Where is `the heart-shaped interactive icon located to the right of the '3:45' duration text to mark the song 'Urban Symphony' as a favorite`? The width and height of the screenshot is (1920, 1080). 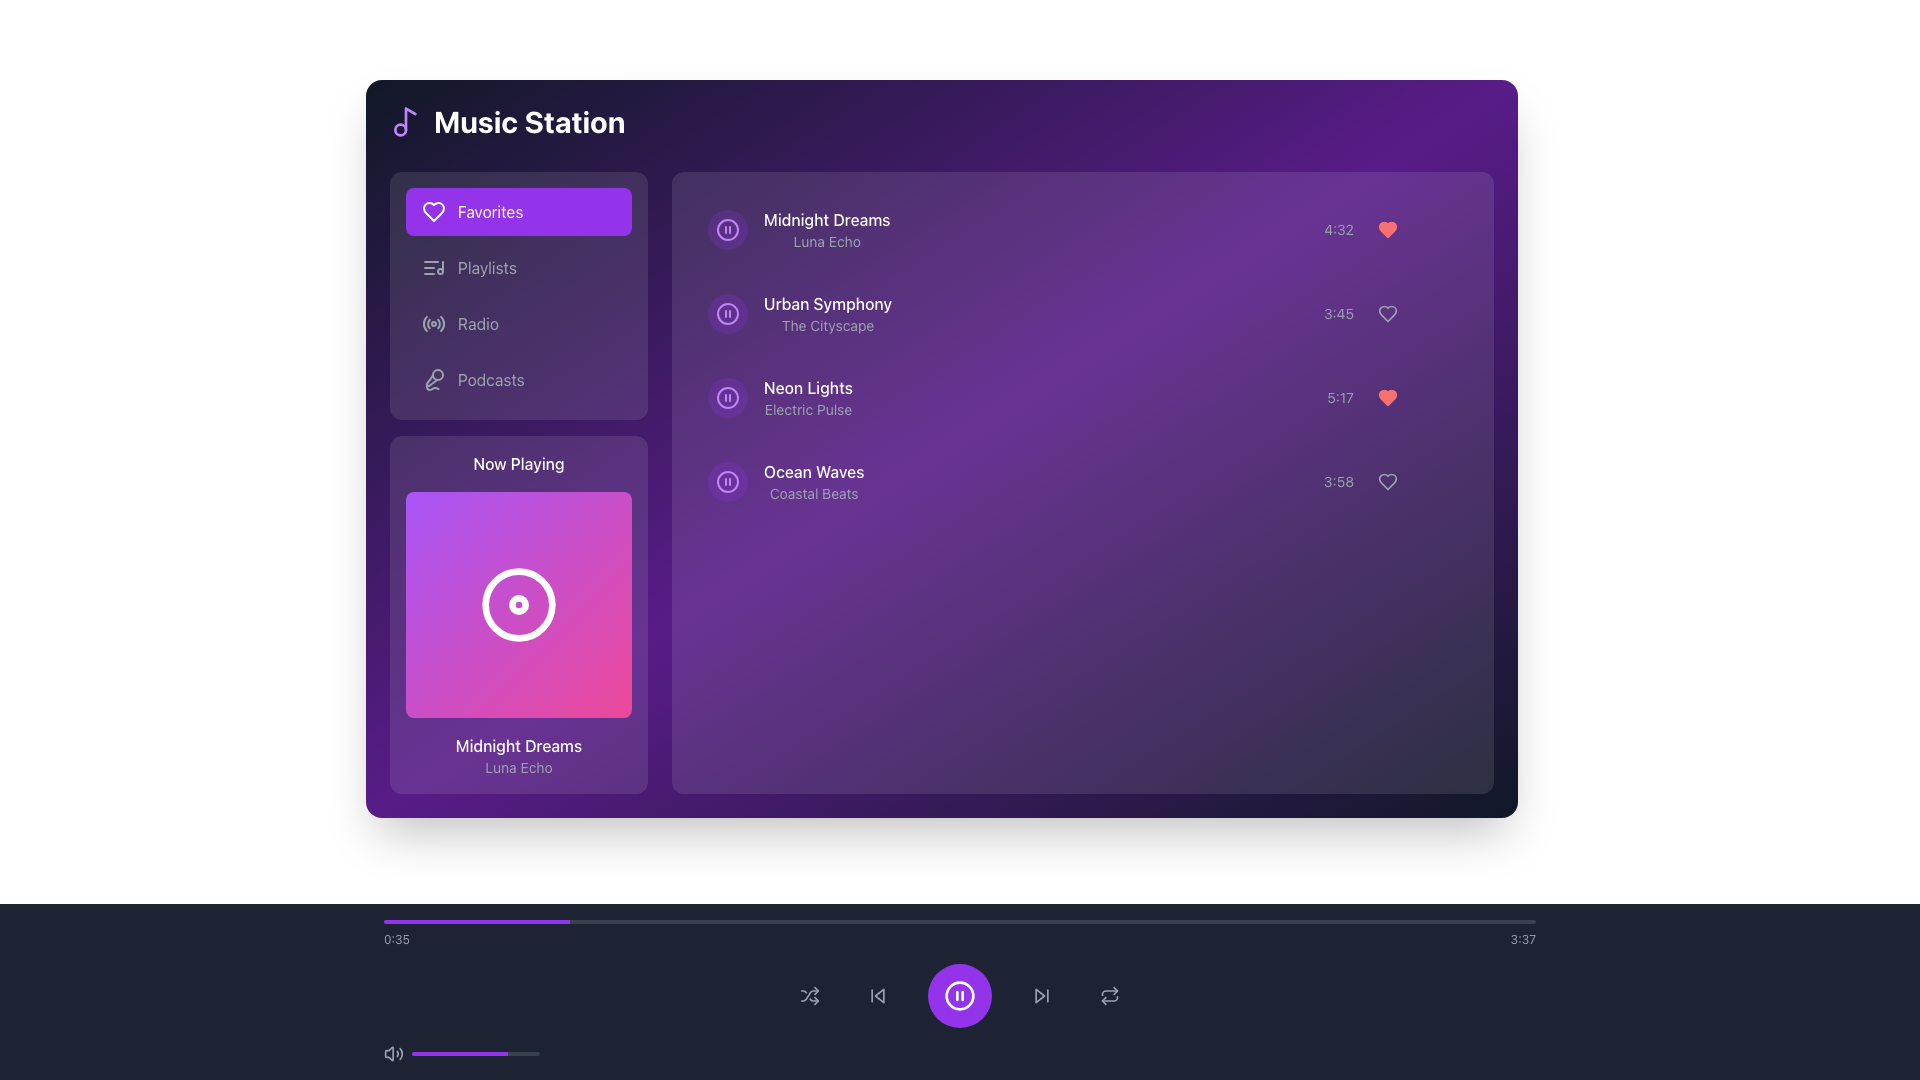 the heart-shaped interactive icon located to the right of the '3:45' duration text to mark the song 'Urban Symphony' as a favorite is located at coordinates (1390, 313).